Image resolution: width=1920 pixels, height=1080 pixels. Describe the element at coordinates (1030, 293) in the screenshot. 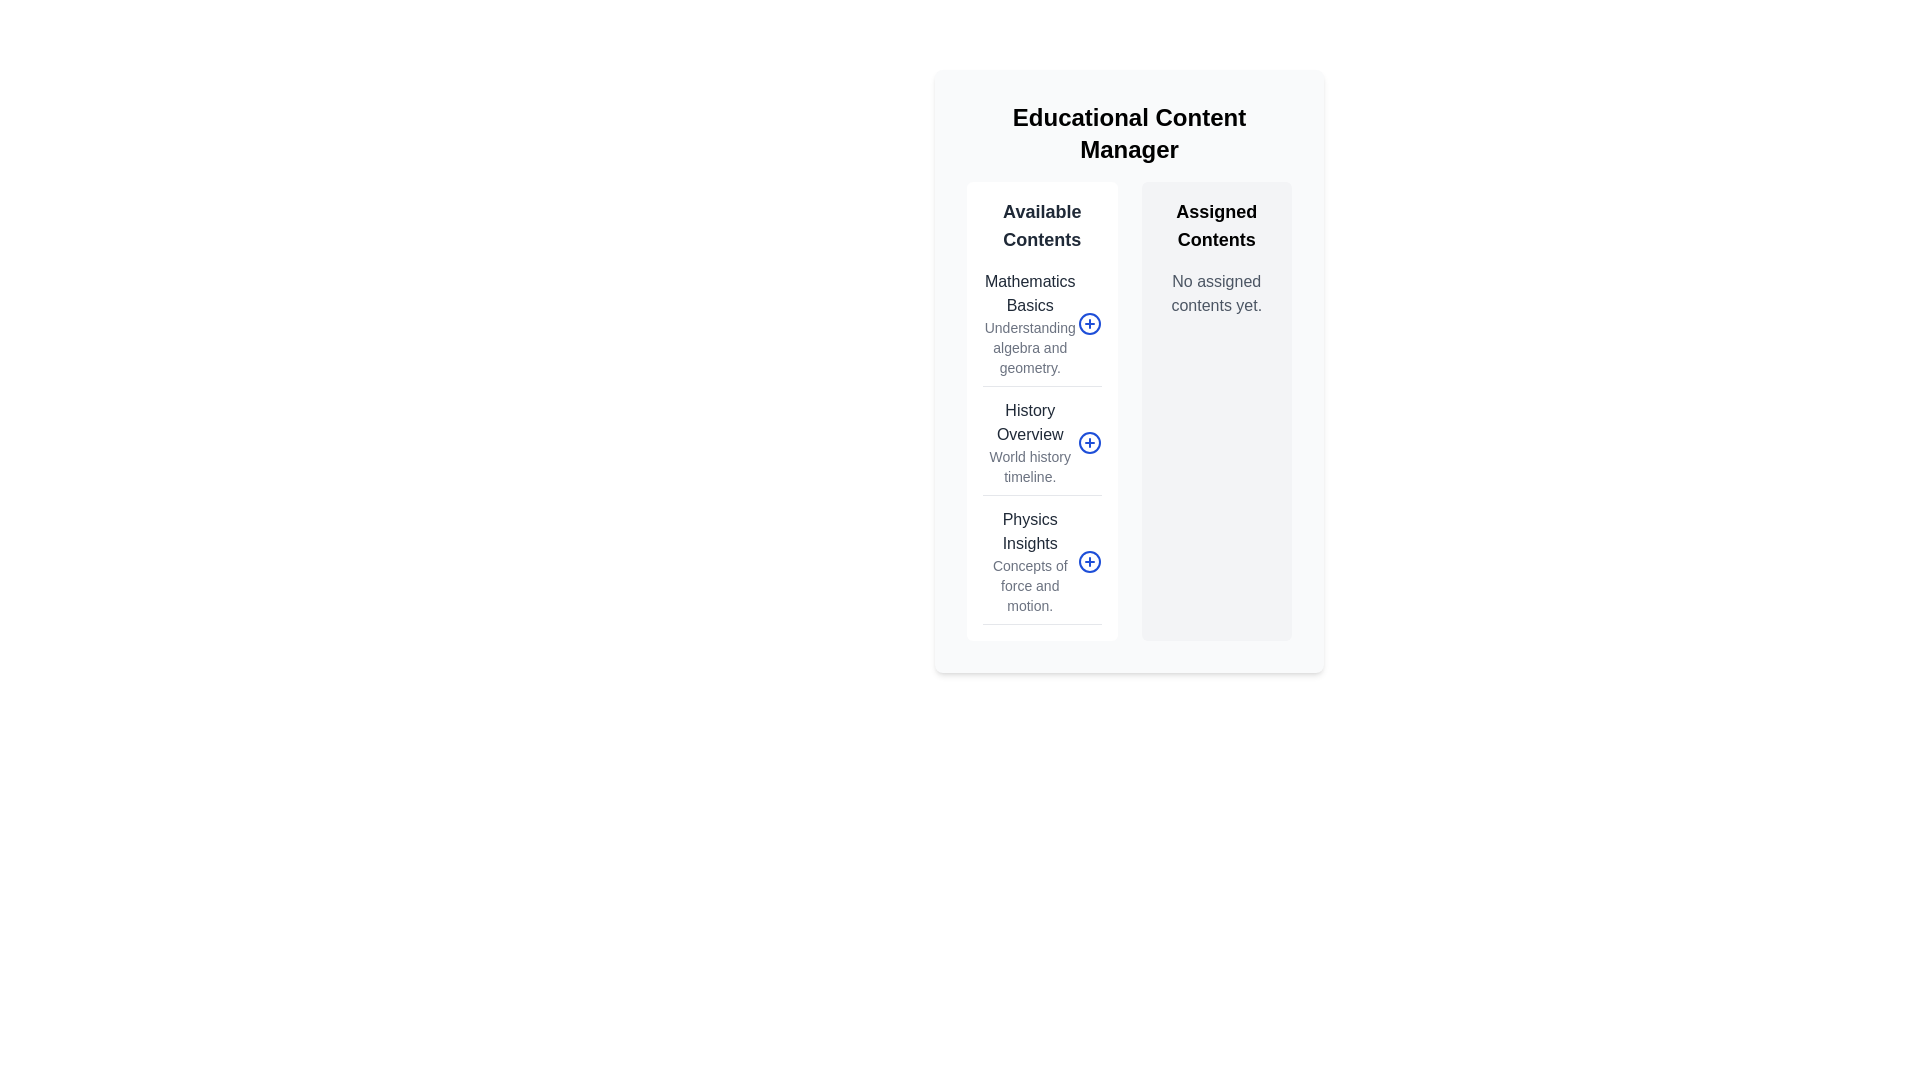

I see `the title text label for the content item in the 'Available Contents' list located at the top of the section in the Educational Content Manager interface` at that location.